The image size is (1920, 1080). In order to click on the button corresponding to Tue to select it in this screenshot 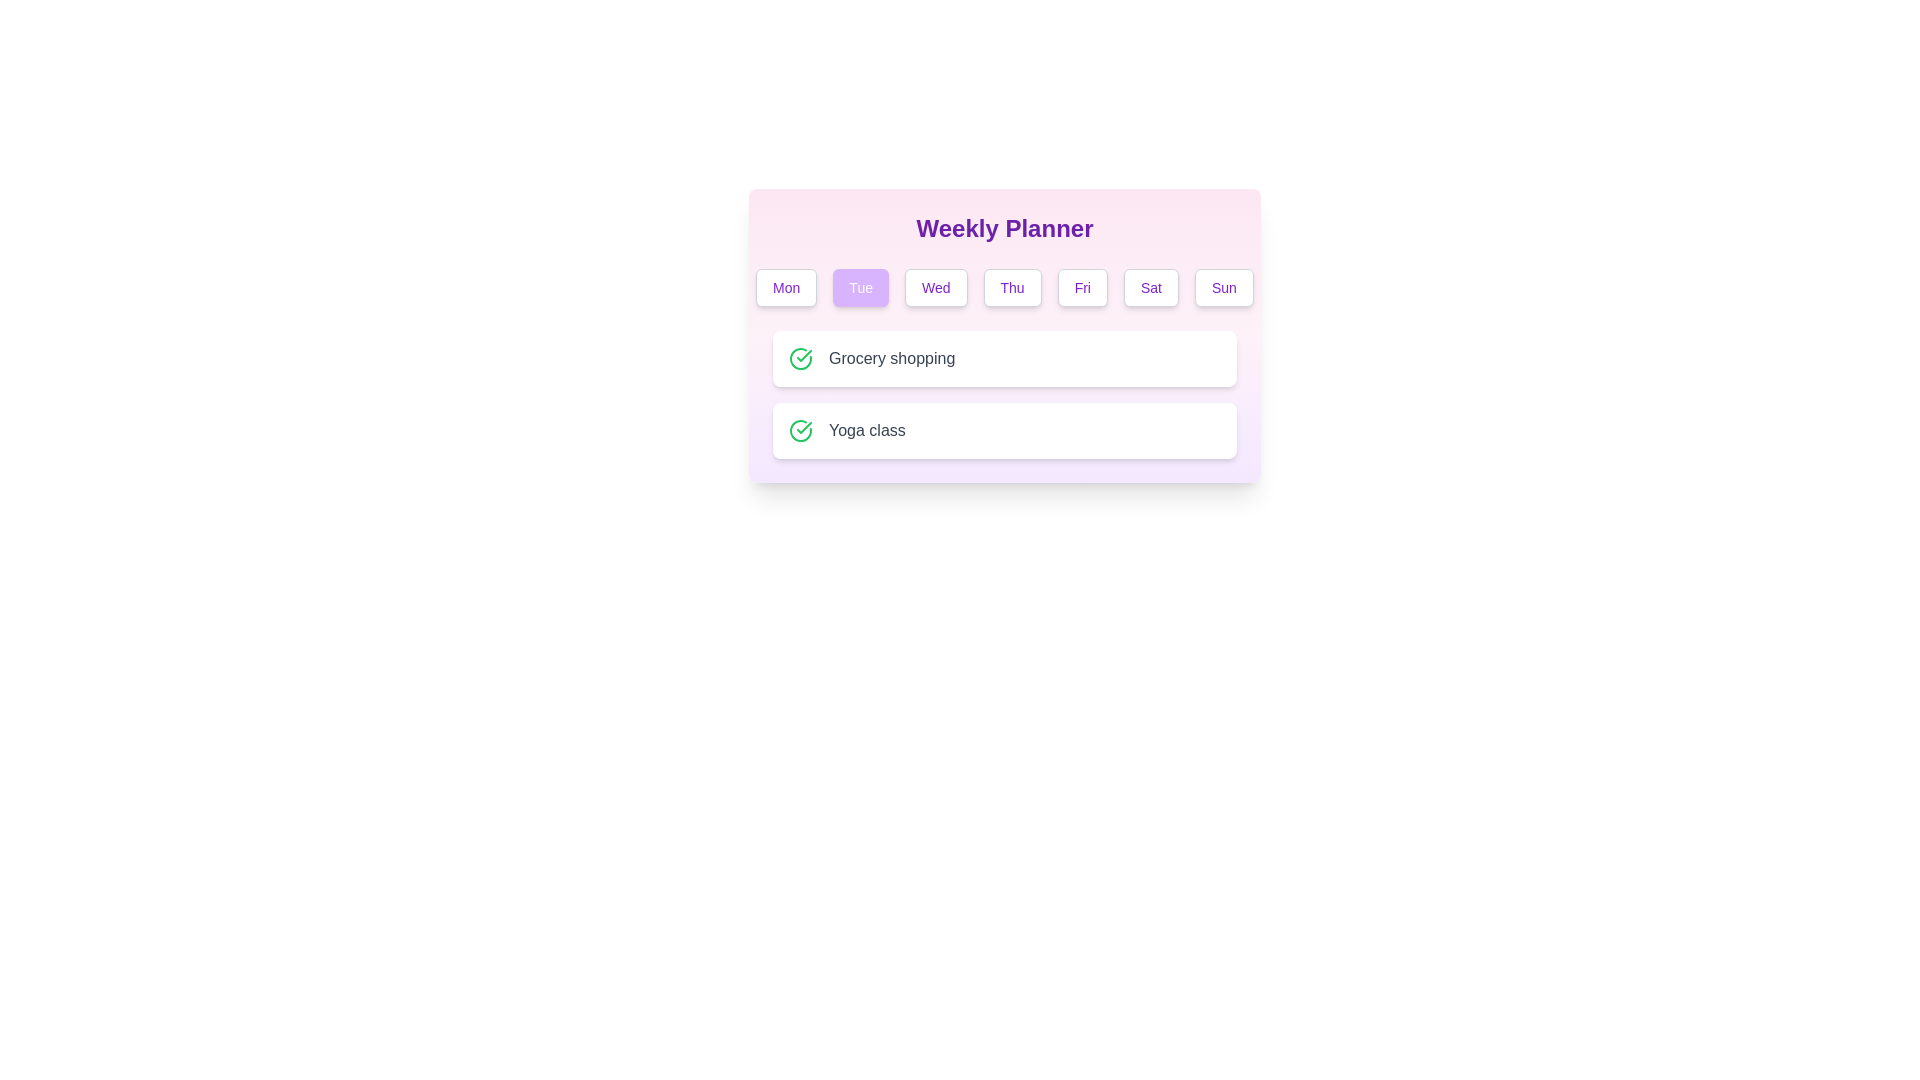, I will do `click(861, 288)`.